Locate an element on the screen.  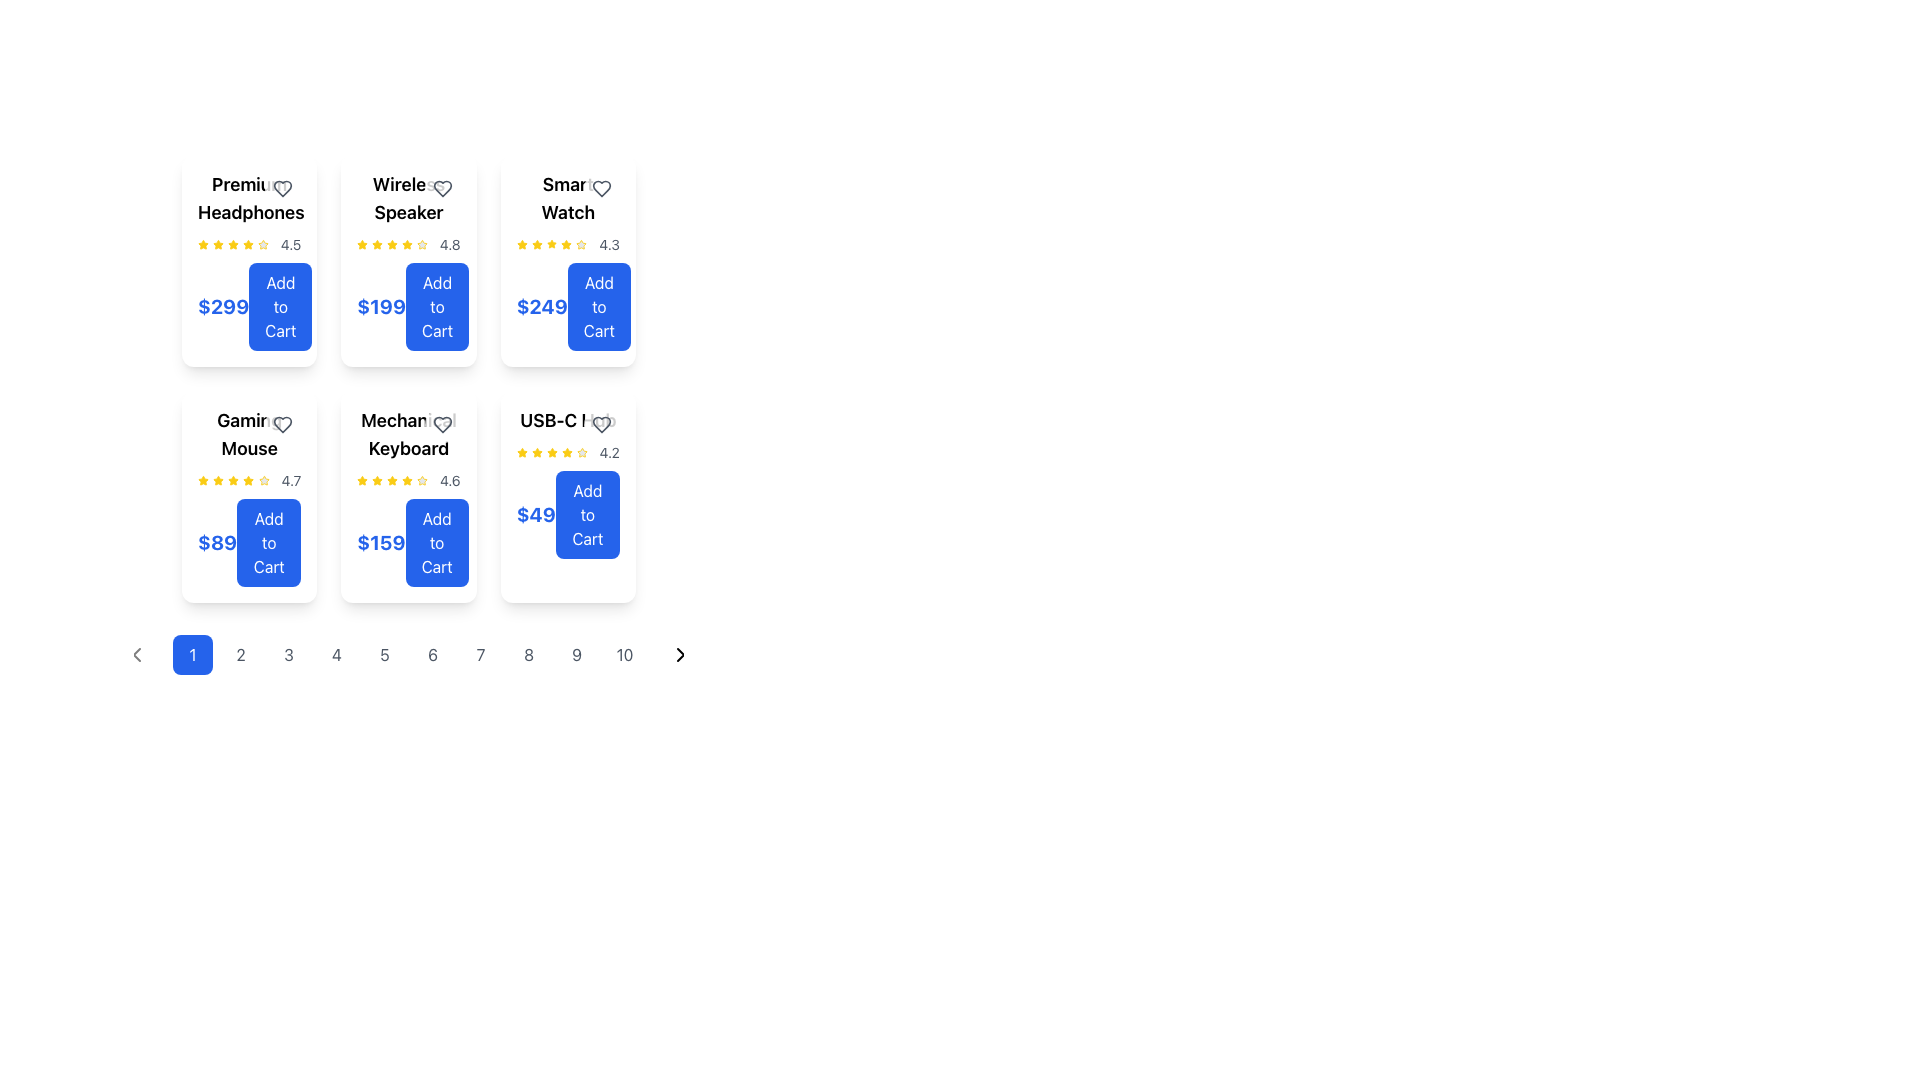
the circular button labeled '5' is located at coordinates (384, 655).